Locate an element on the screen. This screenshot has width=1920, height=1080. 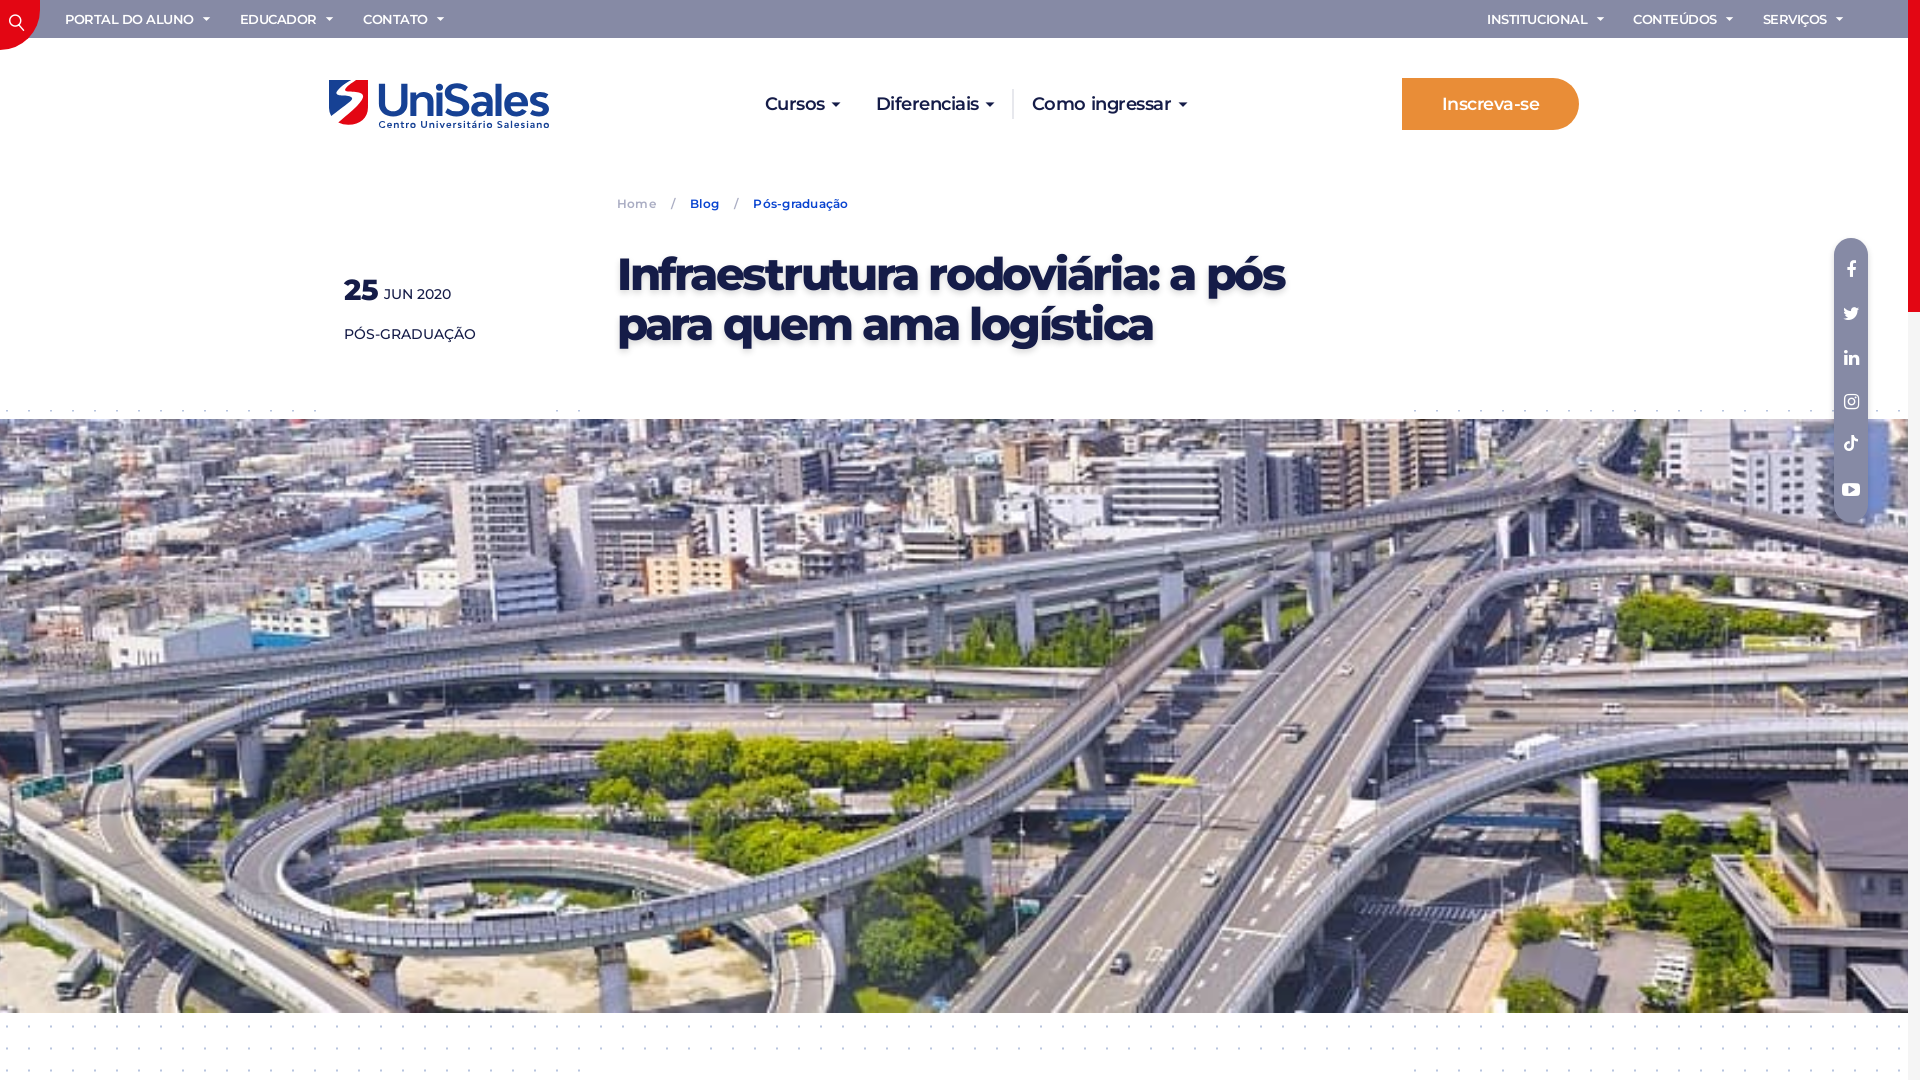
'Inscreva-se' is located at coordinates (1490, 104).